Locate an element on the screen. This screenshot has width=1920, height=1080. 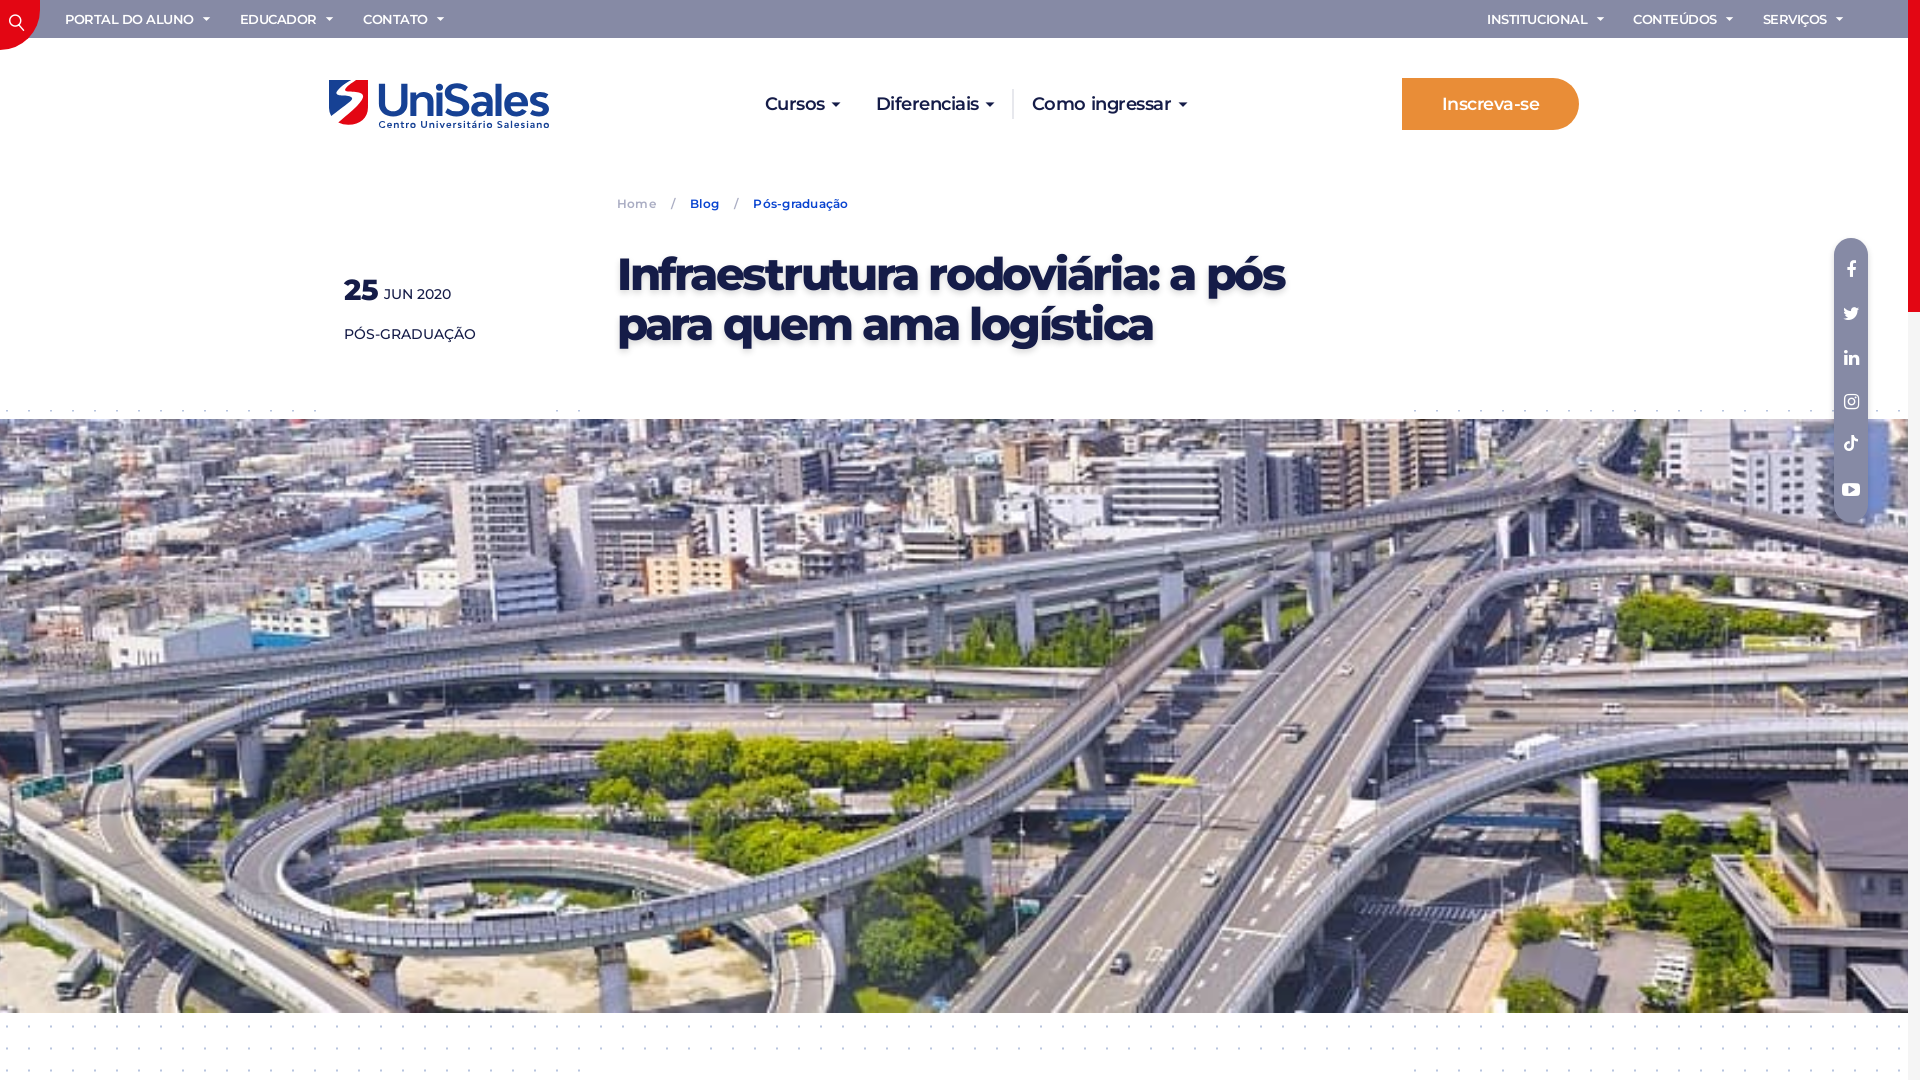
'Inscreva-se' is located at coordinates (1490, 104).